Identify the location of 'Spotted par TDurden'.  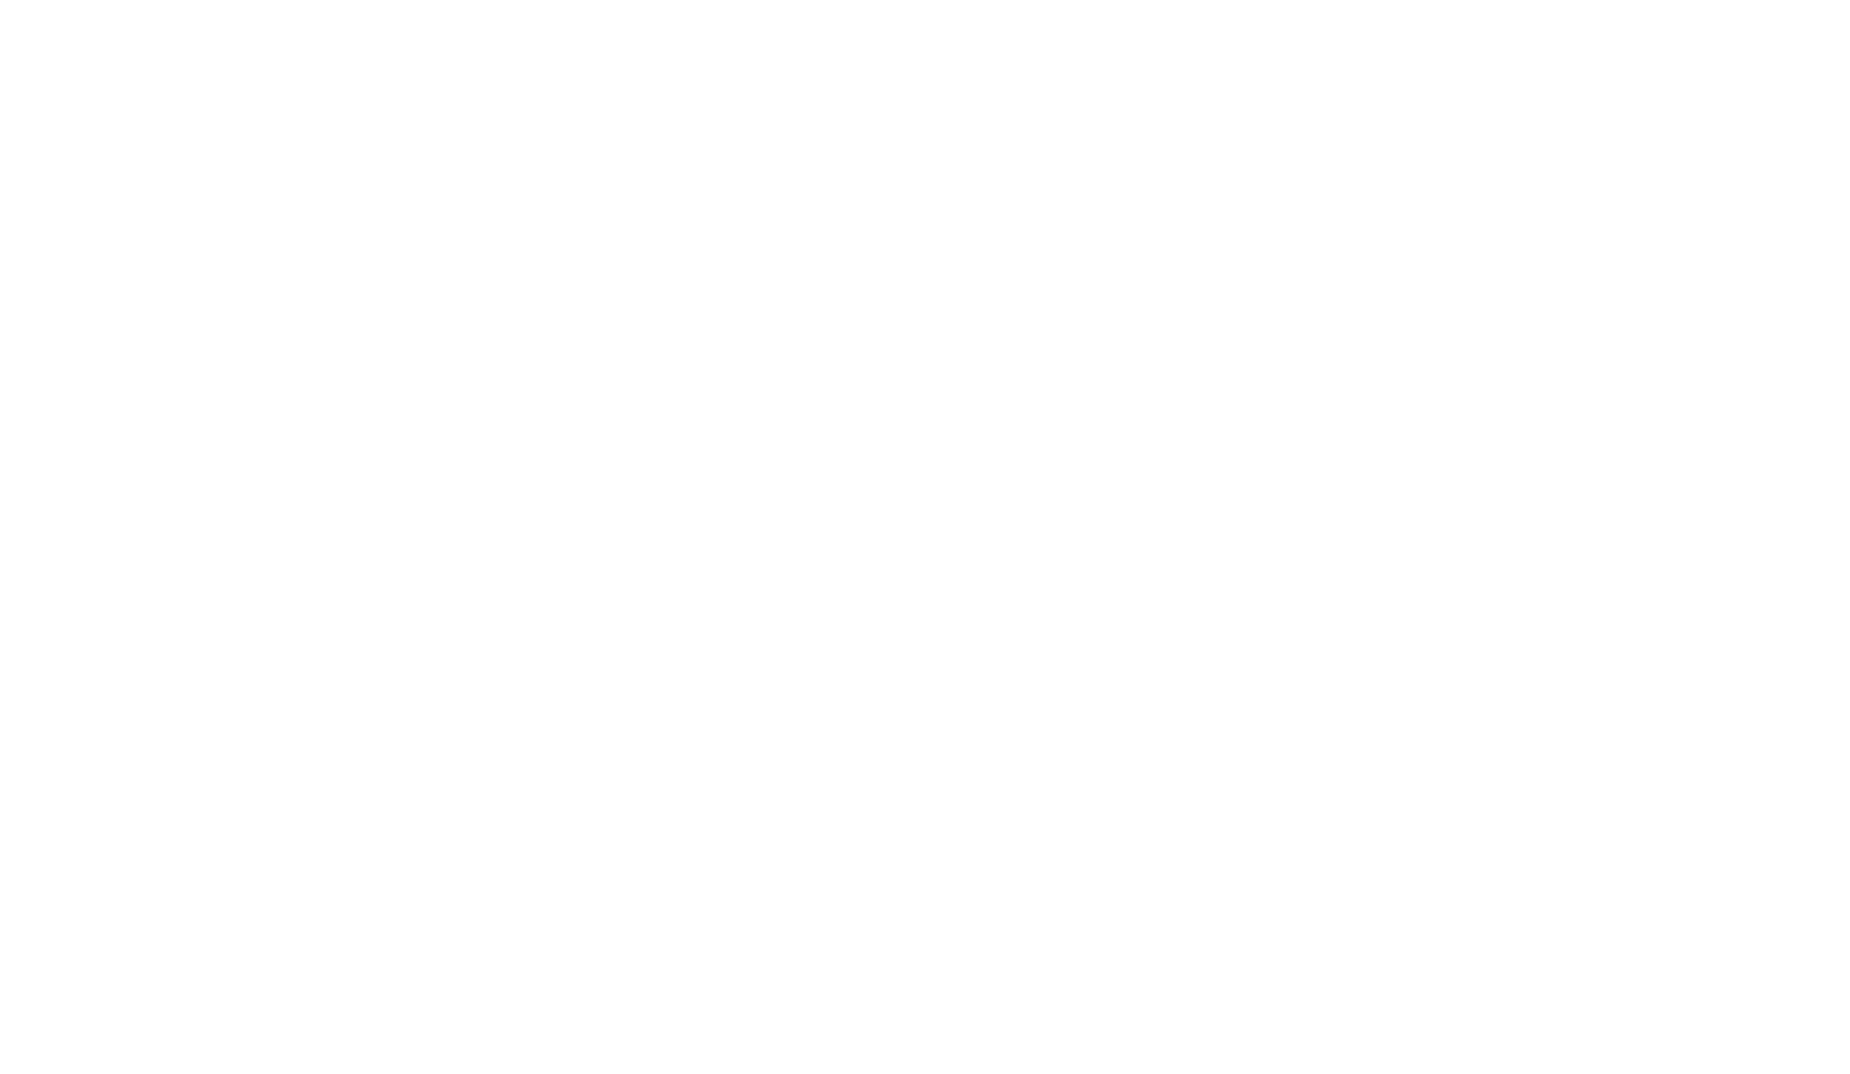
(443, 720).